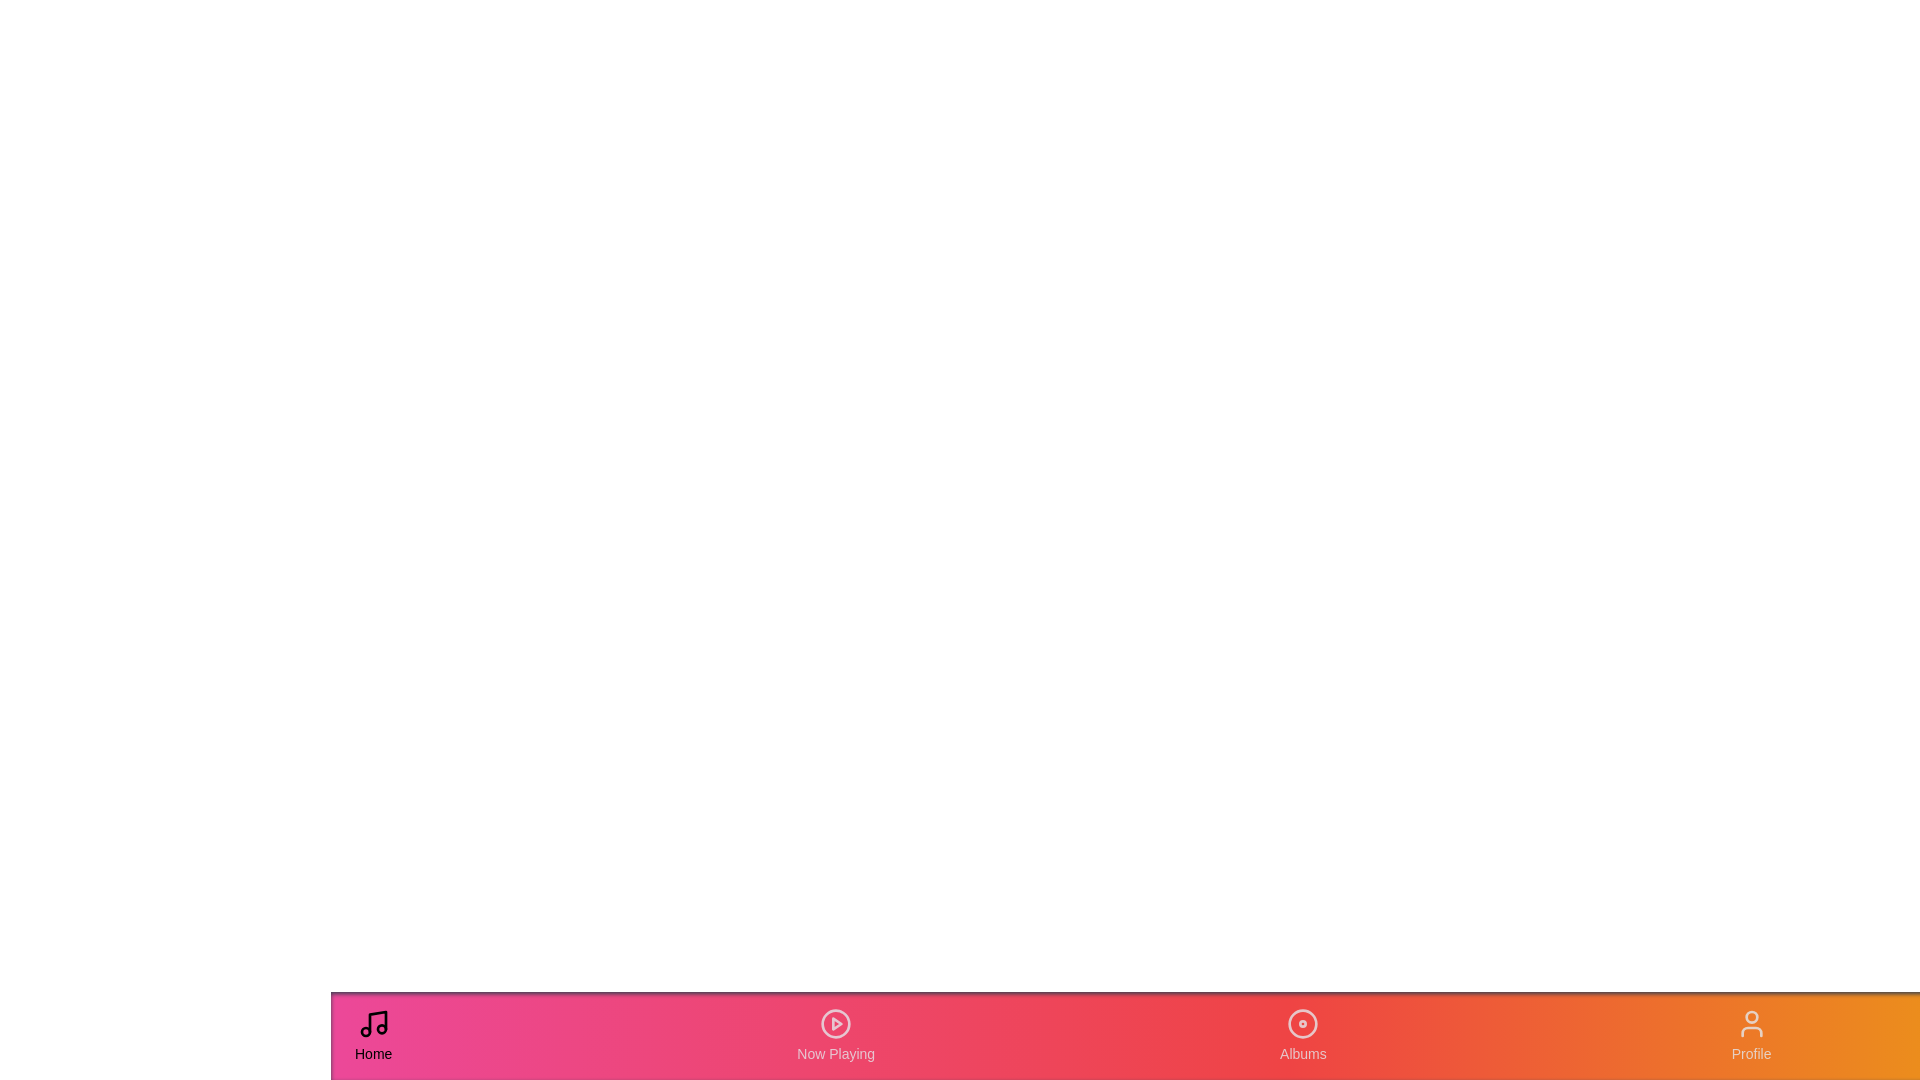  Describe the element at coordinates (1303, 1035) in the screenshot. I see `the Albums tab in the navigation bar` at that location.